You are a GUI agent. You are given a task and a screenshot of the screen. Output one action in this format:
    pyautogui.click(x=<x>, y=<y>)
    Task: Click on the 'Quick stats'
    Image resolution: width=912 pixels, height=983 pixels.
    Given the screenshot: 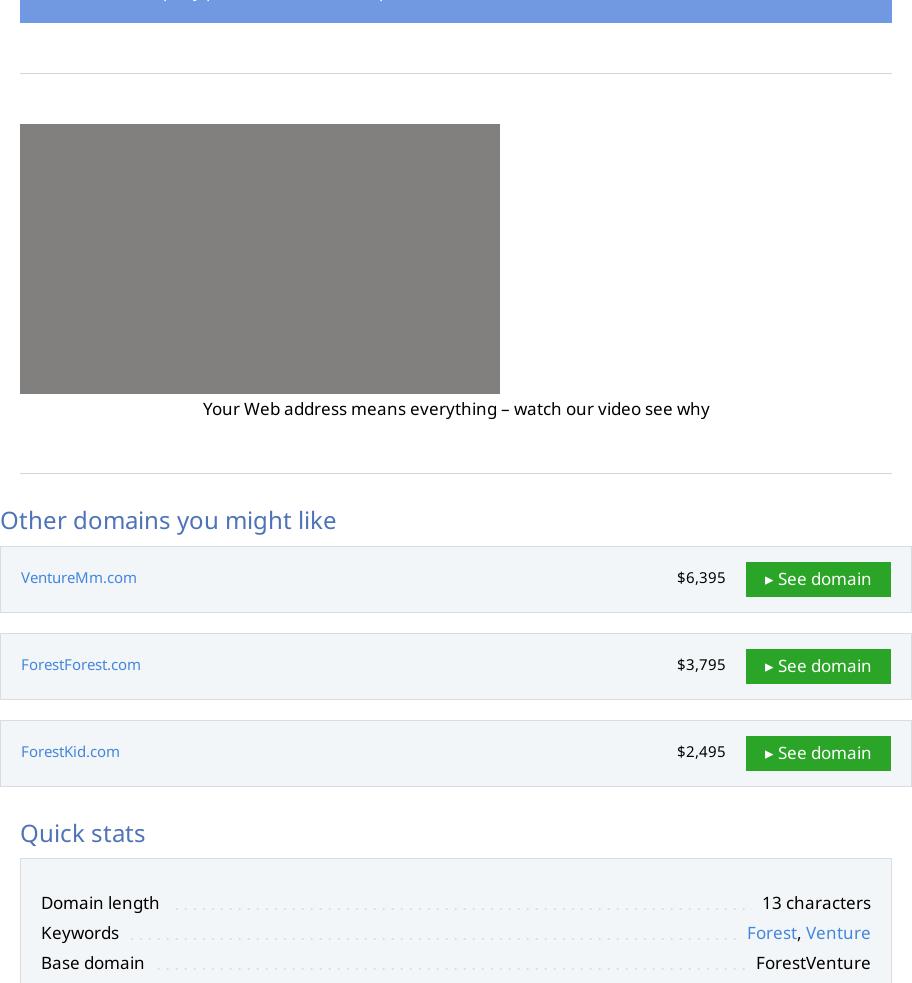 What is the action you would take?
    pyautogui.click(x=19, y=831)
    